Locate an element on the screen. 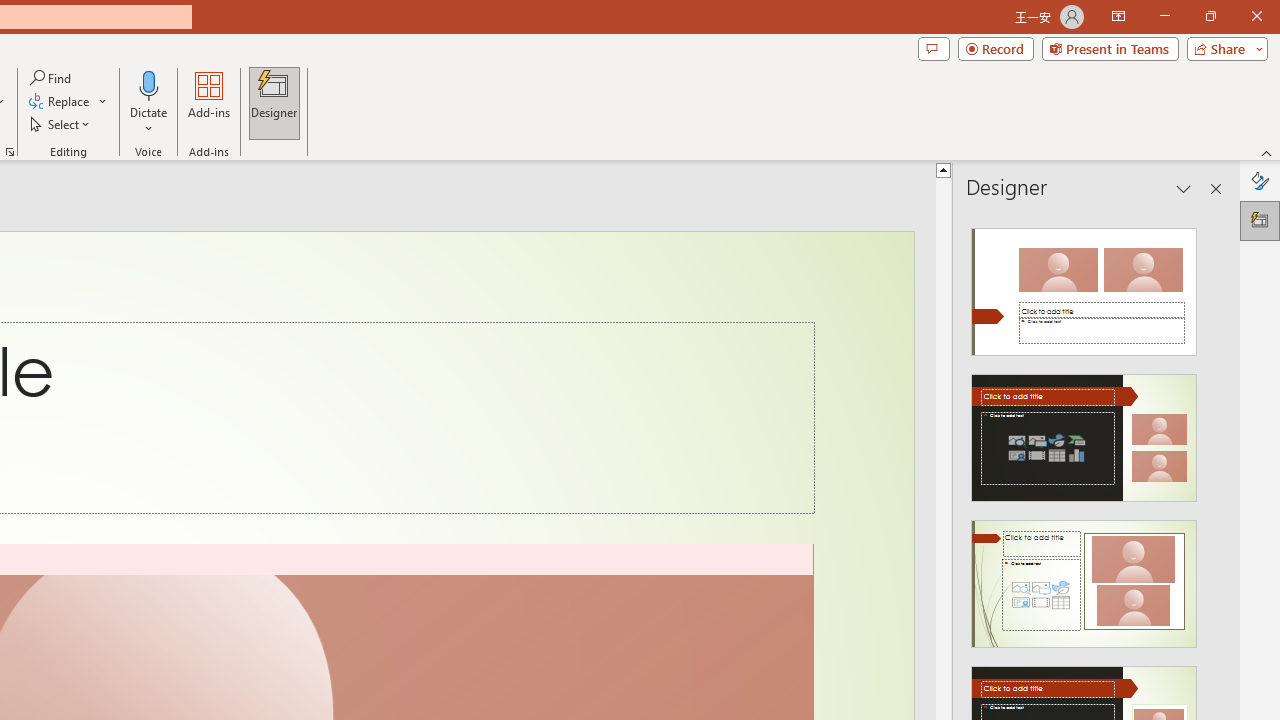  'Format Background' is located at coordinates (1259, 181).